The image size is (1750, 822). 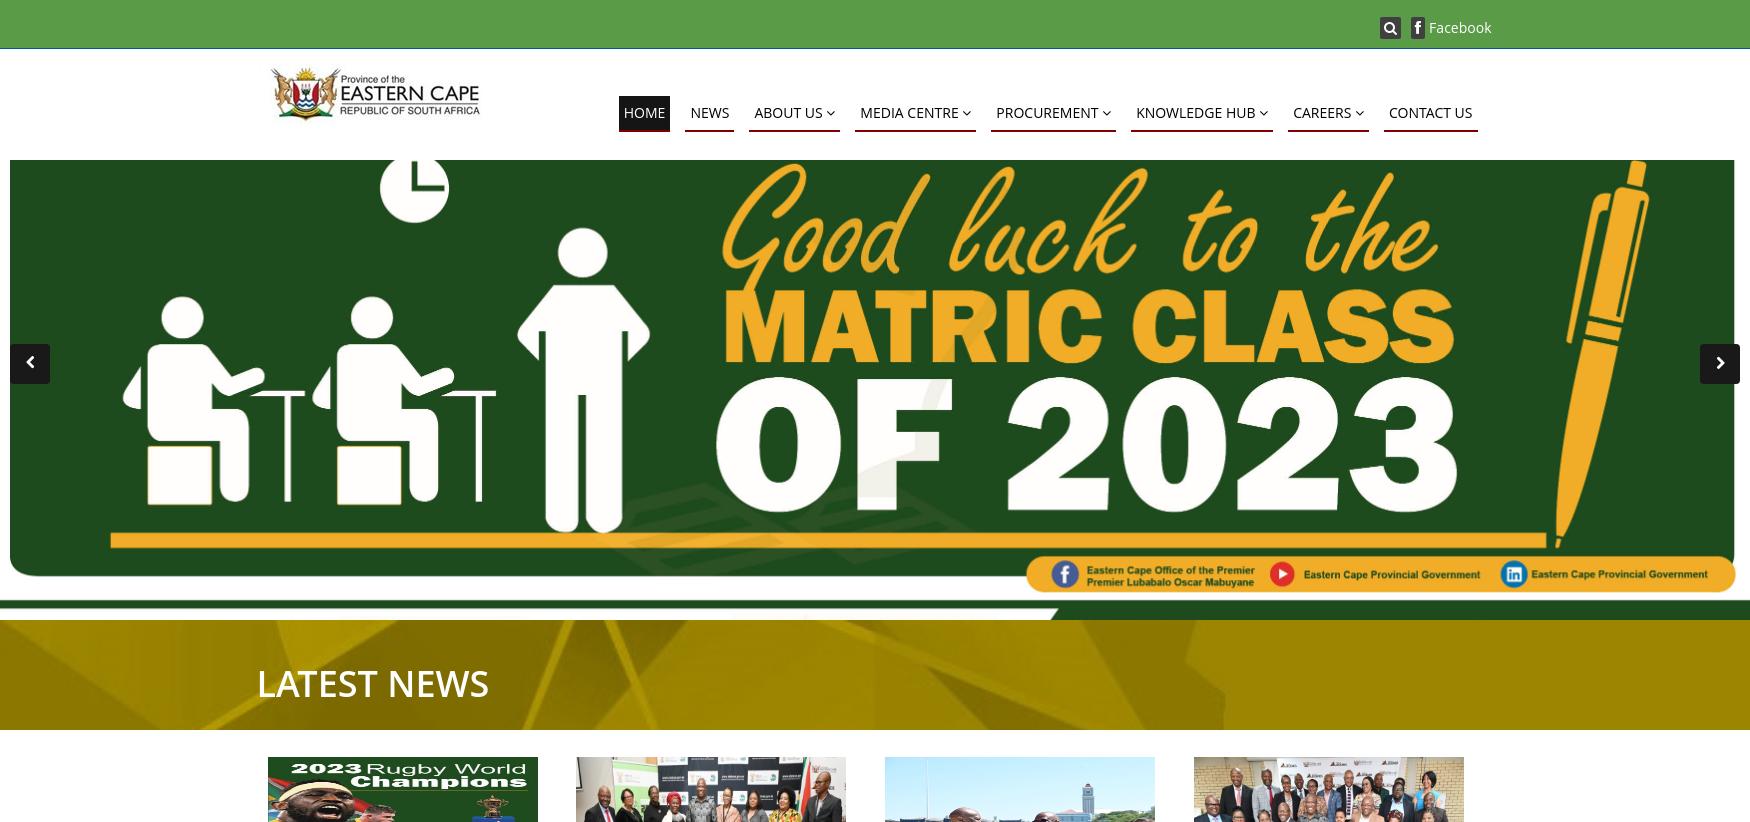 I want to click on 'NEWS', so click(x=709, y=111).